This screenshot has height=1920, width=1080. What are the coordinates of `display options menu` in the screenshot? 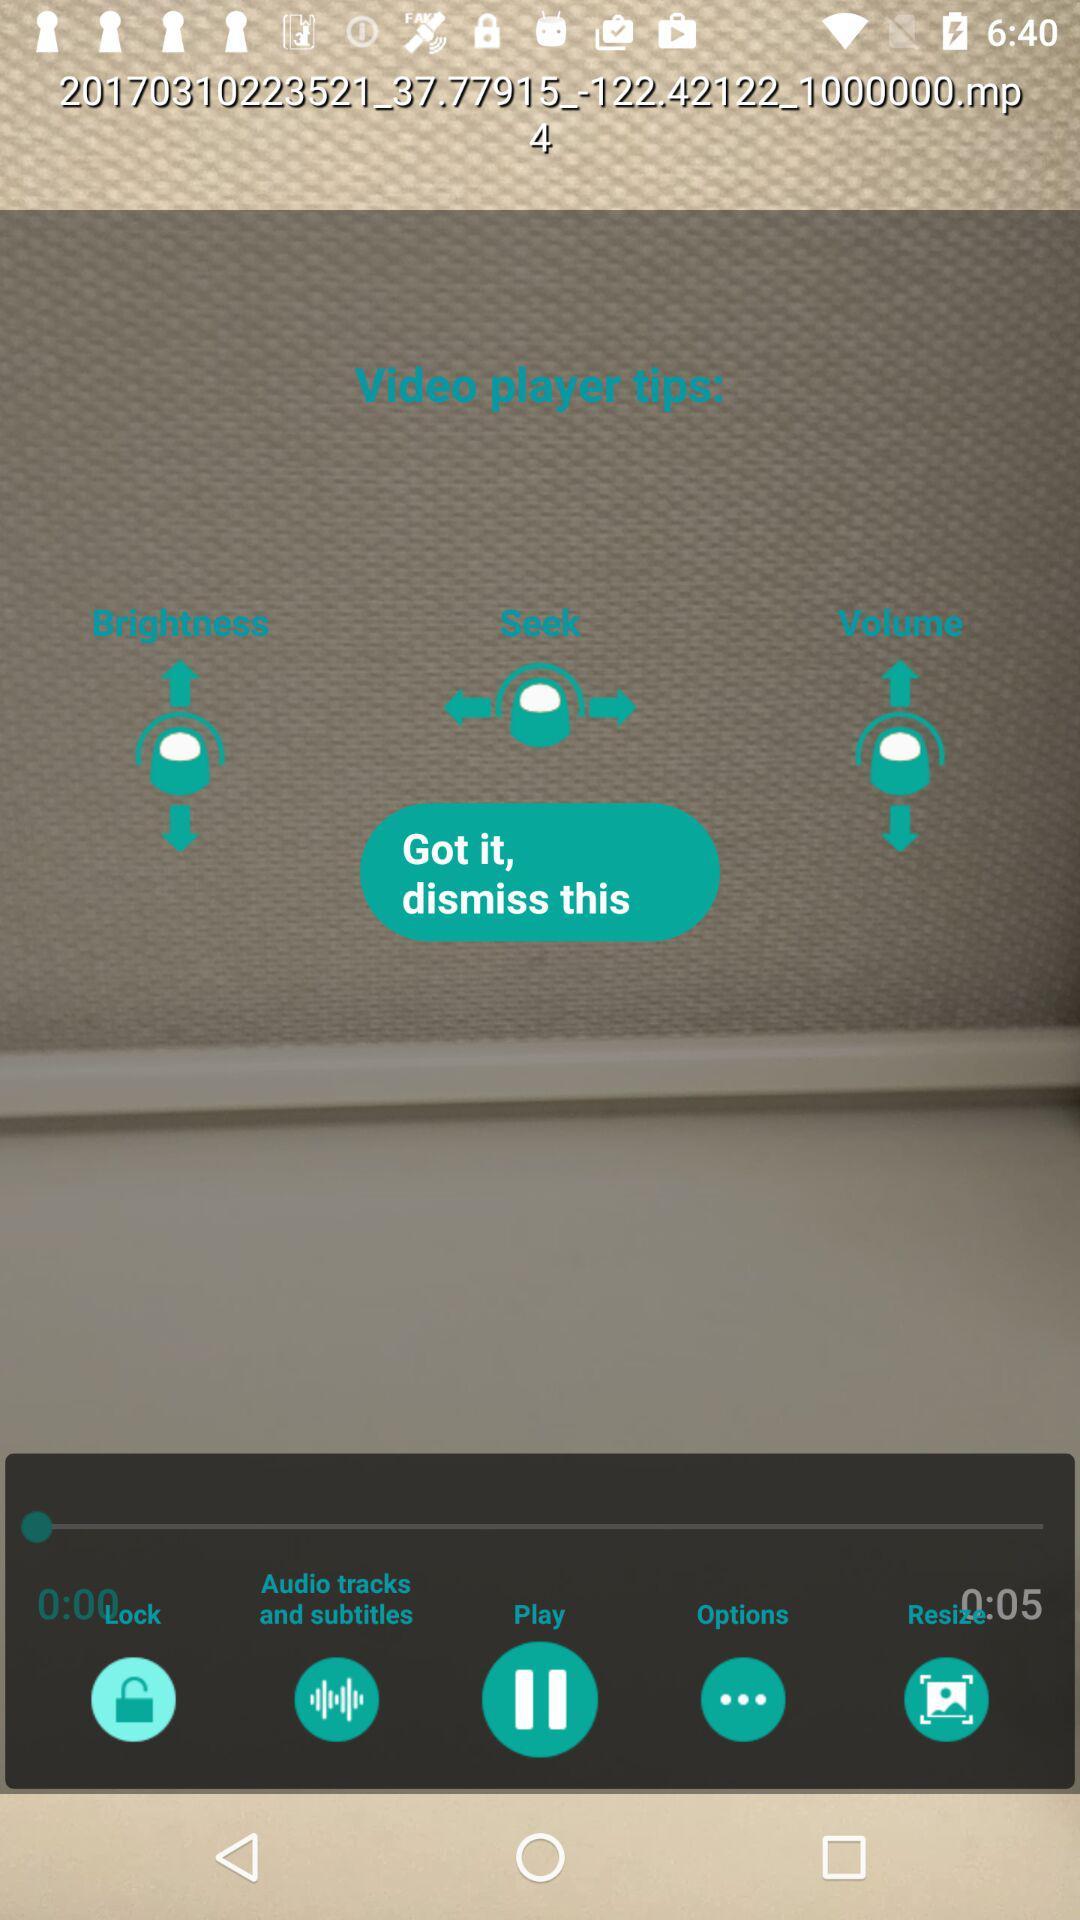 It's located at (742, 1698).